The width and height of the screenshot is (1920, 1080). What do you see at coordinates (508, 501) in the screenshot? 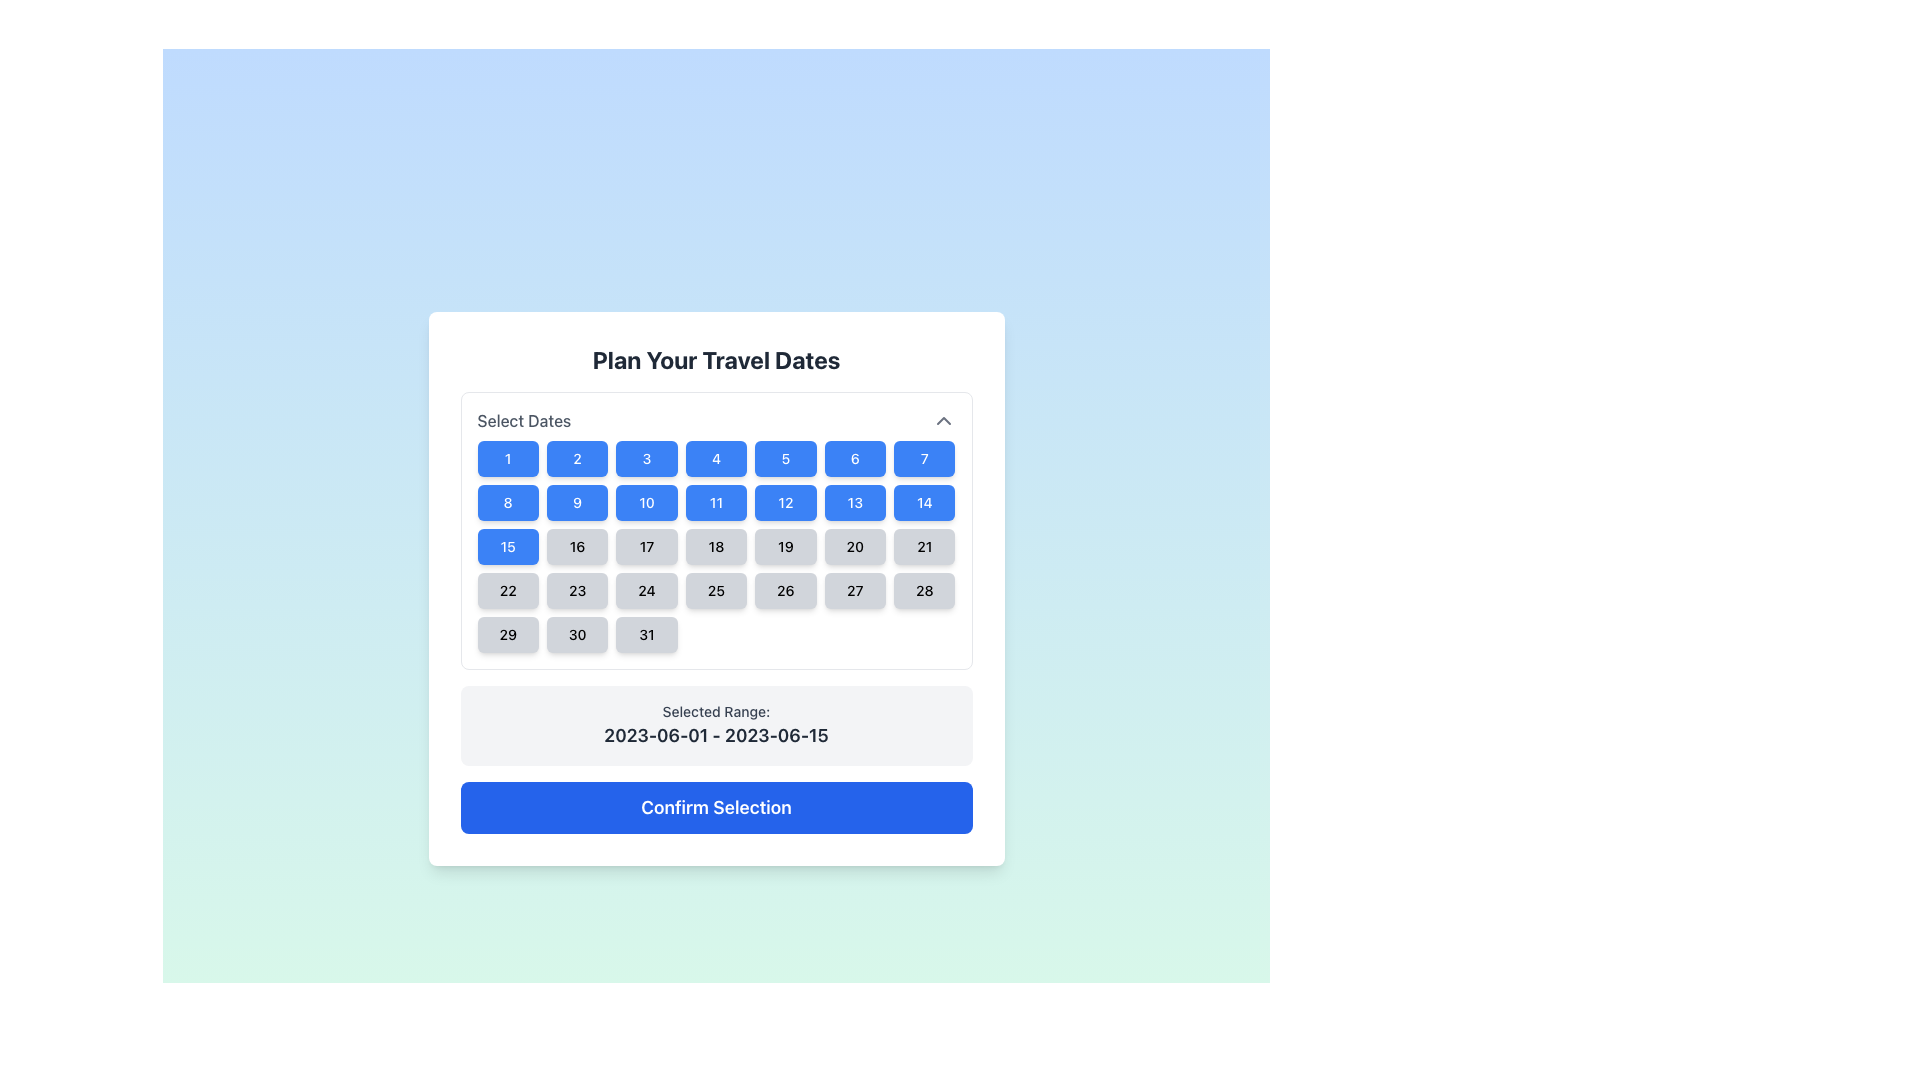
I see `the blue circular button labeled '8' located in the 'Select Dates' section` at bounding box center [508, 501].